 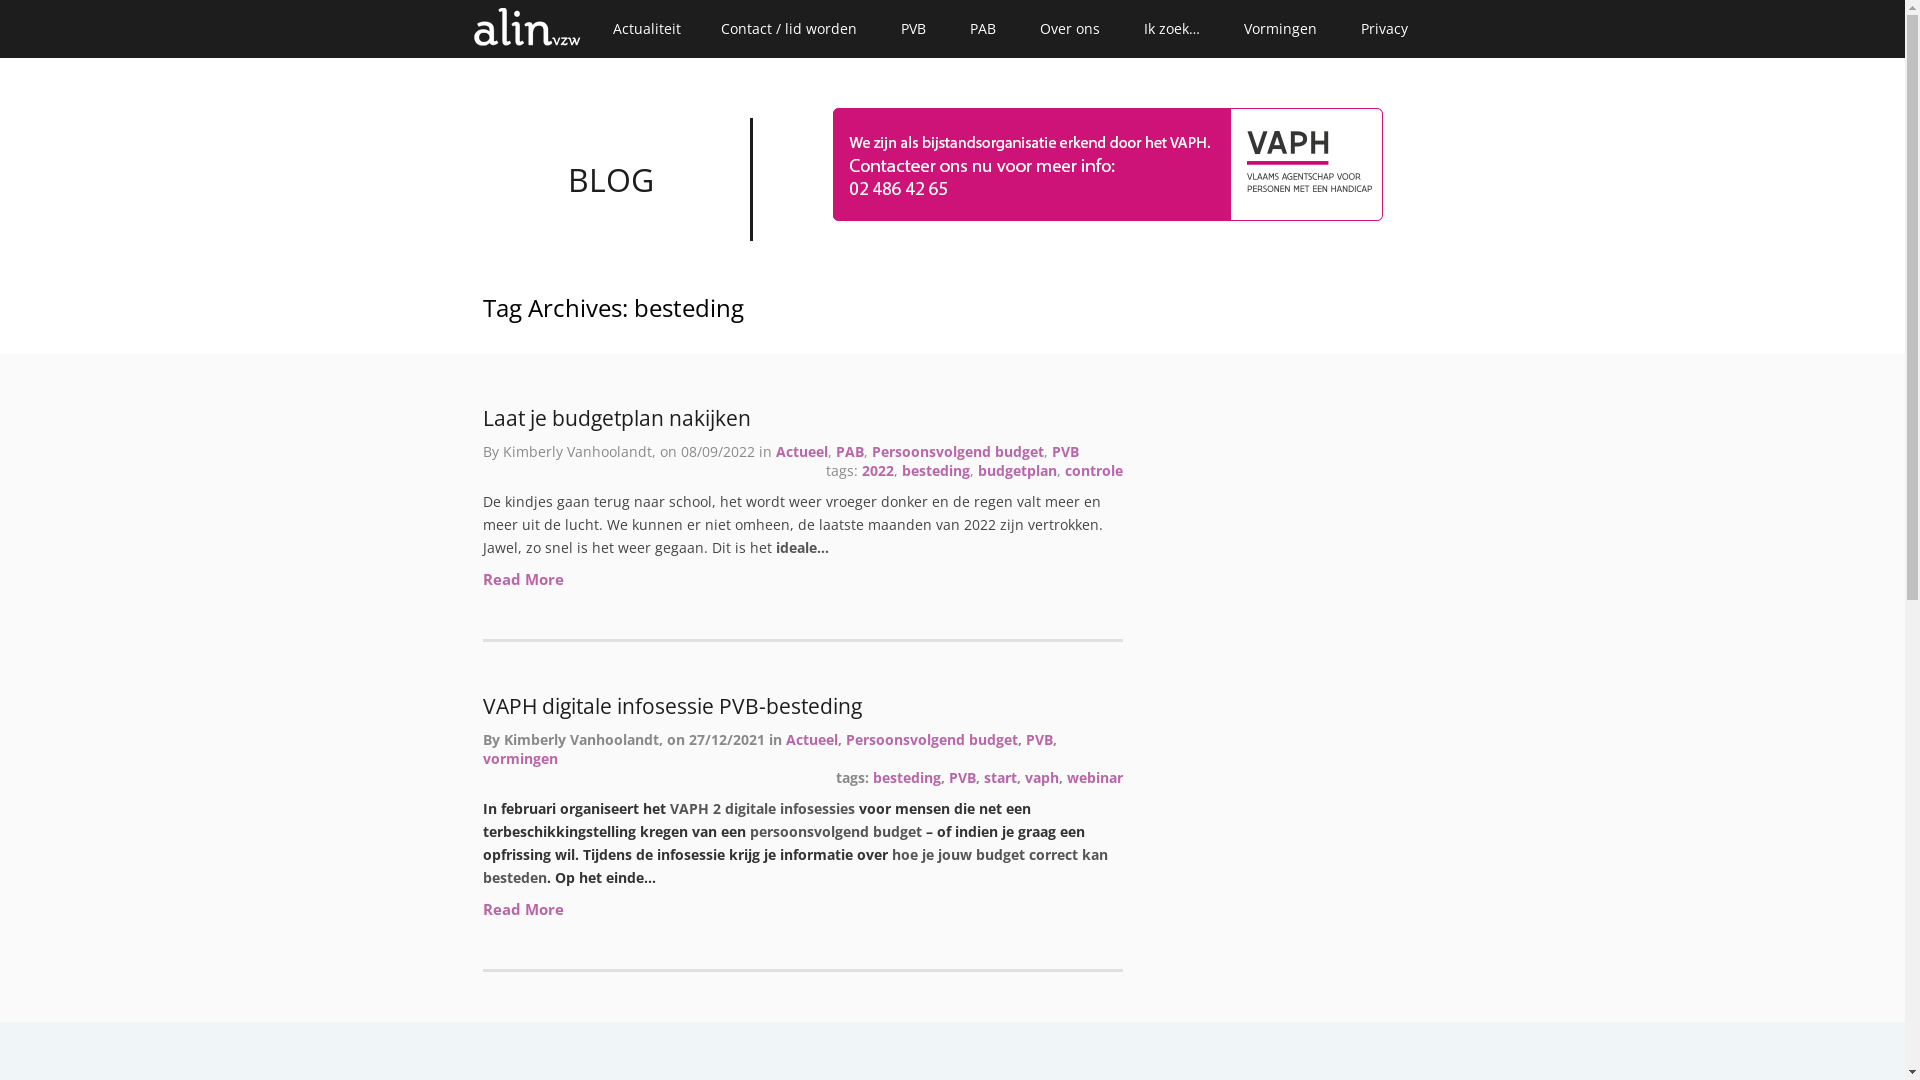 I want to click on 'Read More', so click(x=481, y=578).